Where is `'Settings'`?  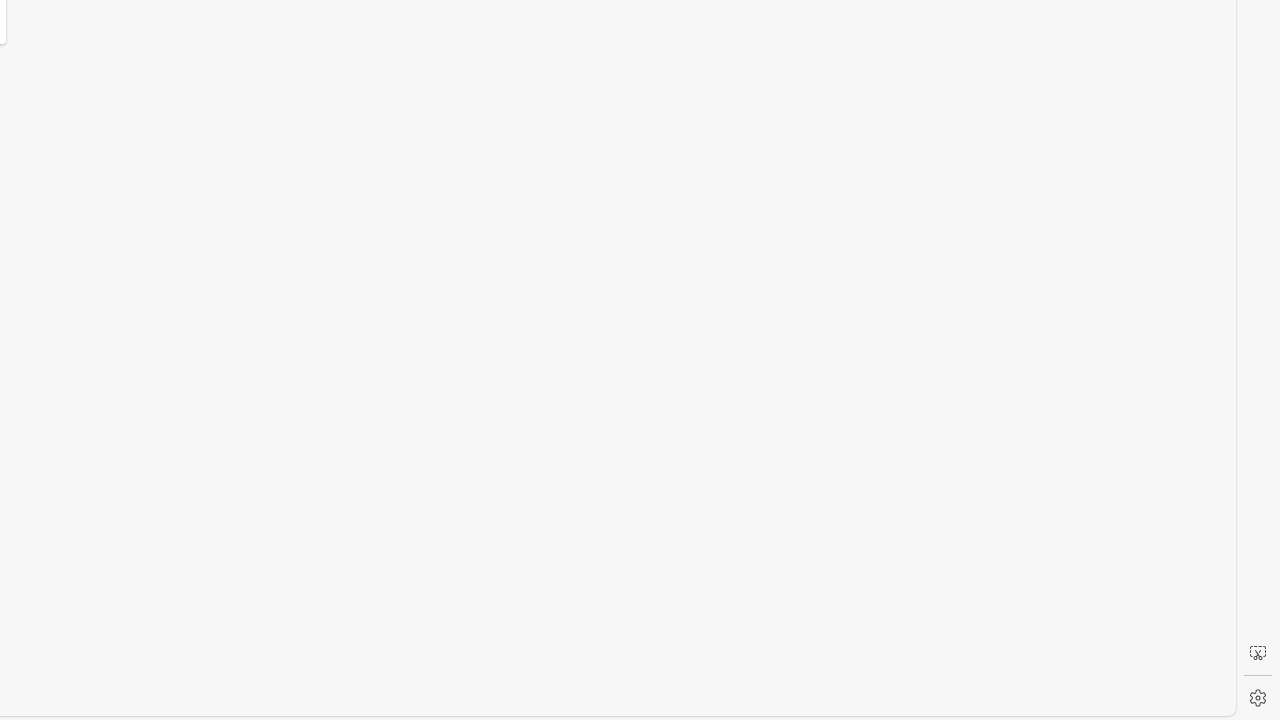 'Settings' is located at coordinates (1256, 696).